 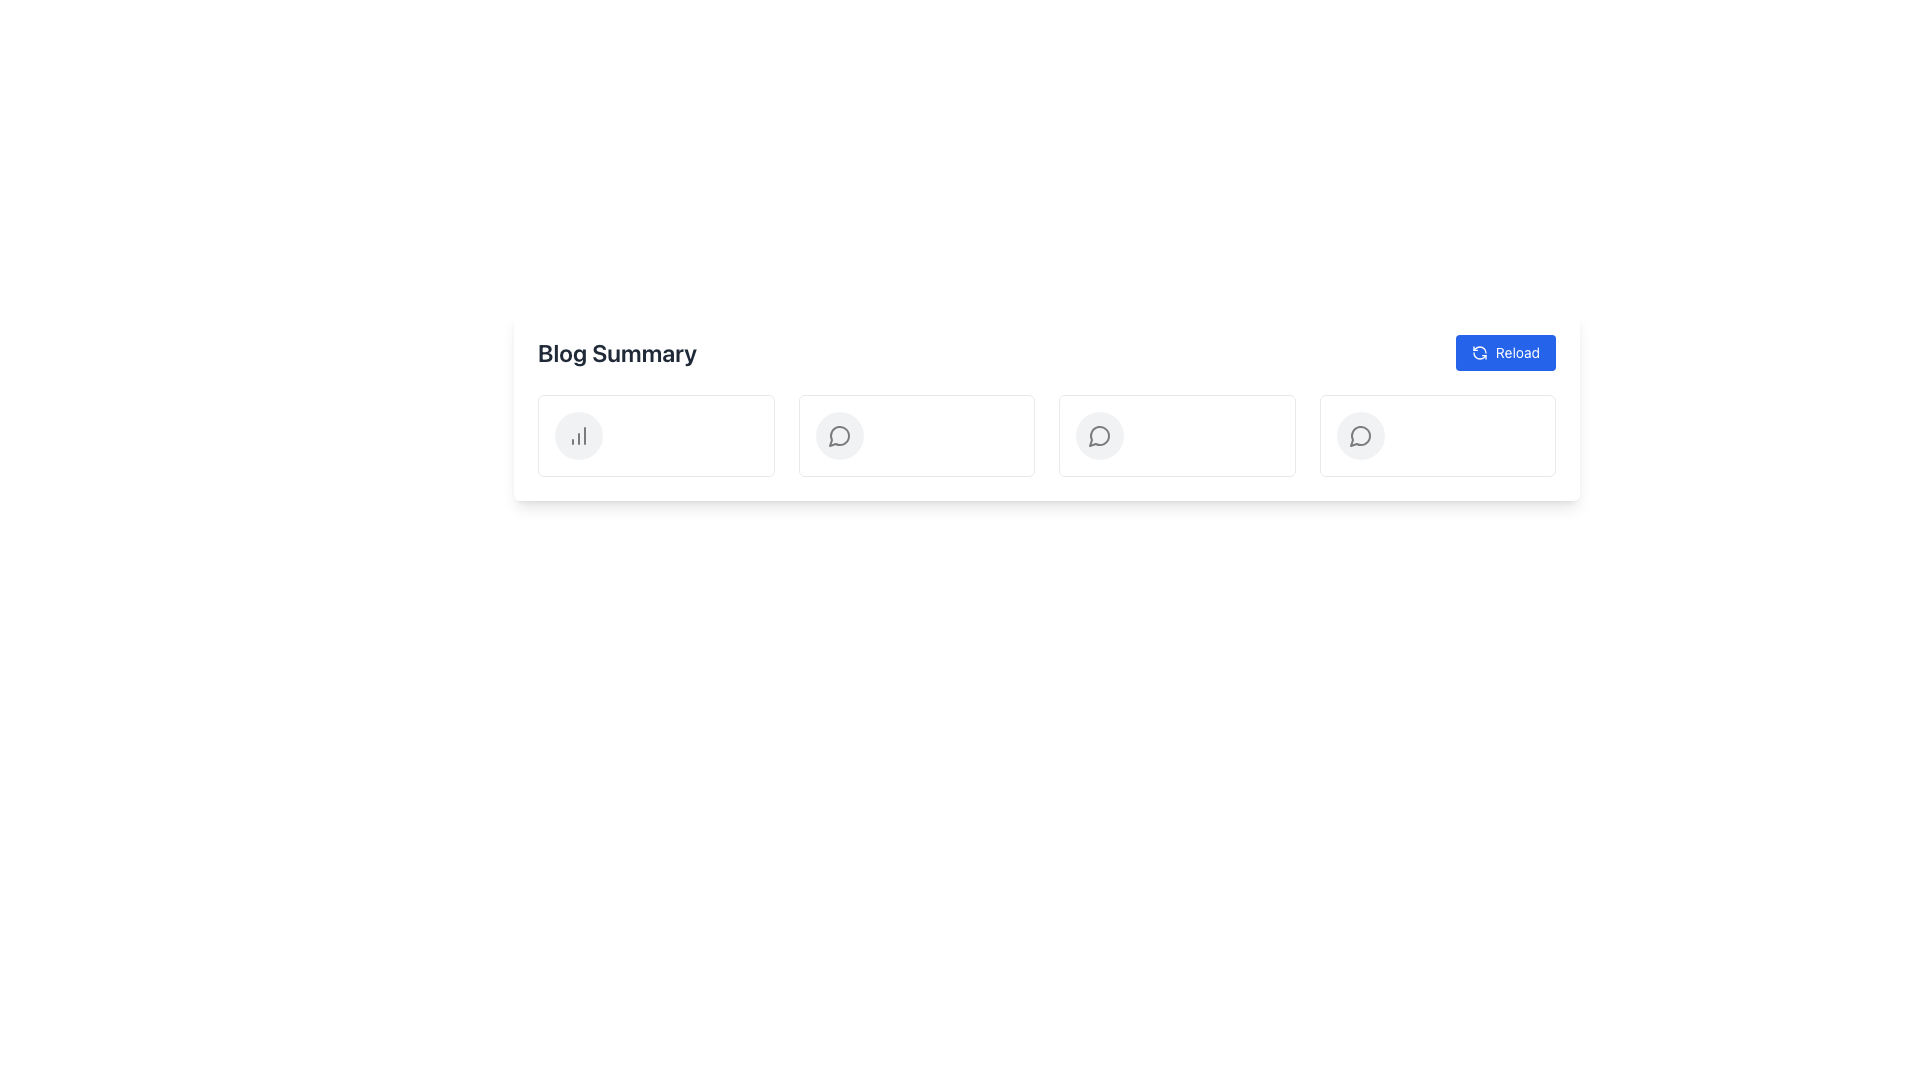 What do you see at coordinates (1098, 434) in the screenshot?
I see `the circular icon button with a chat bubble image, located as the middle element in the second row of icons` at bounding box center [1098, 434].